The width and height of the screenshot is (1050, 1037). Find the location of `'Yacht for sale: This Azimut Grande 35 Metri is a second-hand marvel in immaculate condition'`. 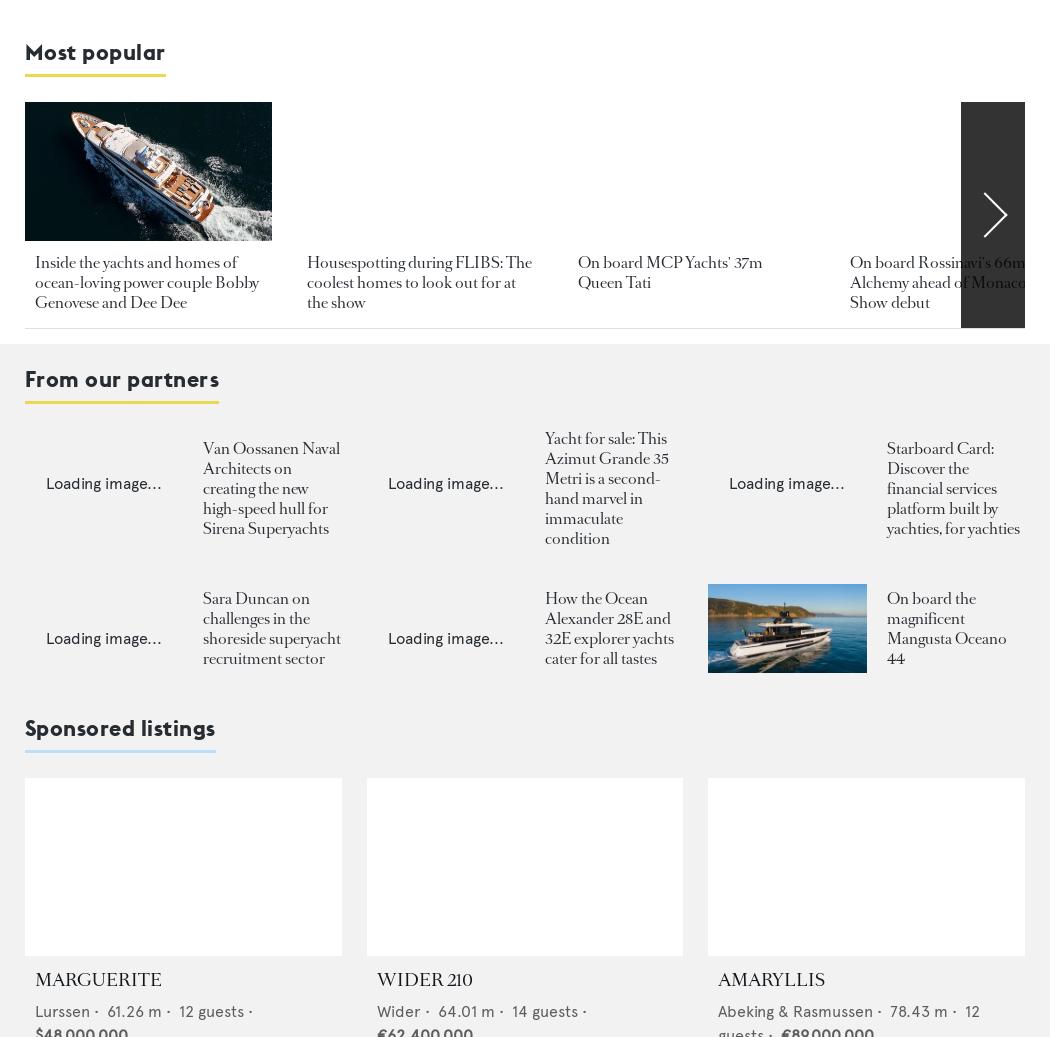

'Yacht for sale: This Azimut Grande 35 Metri is a second-hand marvel in immaculate condition' is located at coordinates (605, 486).